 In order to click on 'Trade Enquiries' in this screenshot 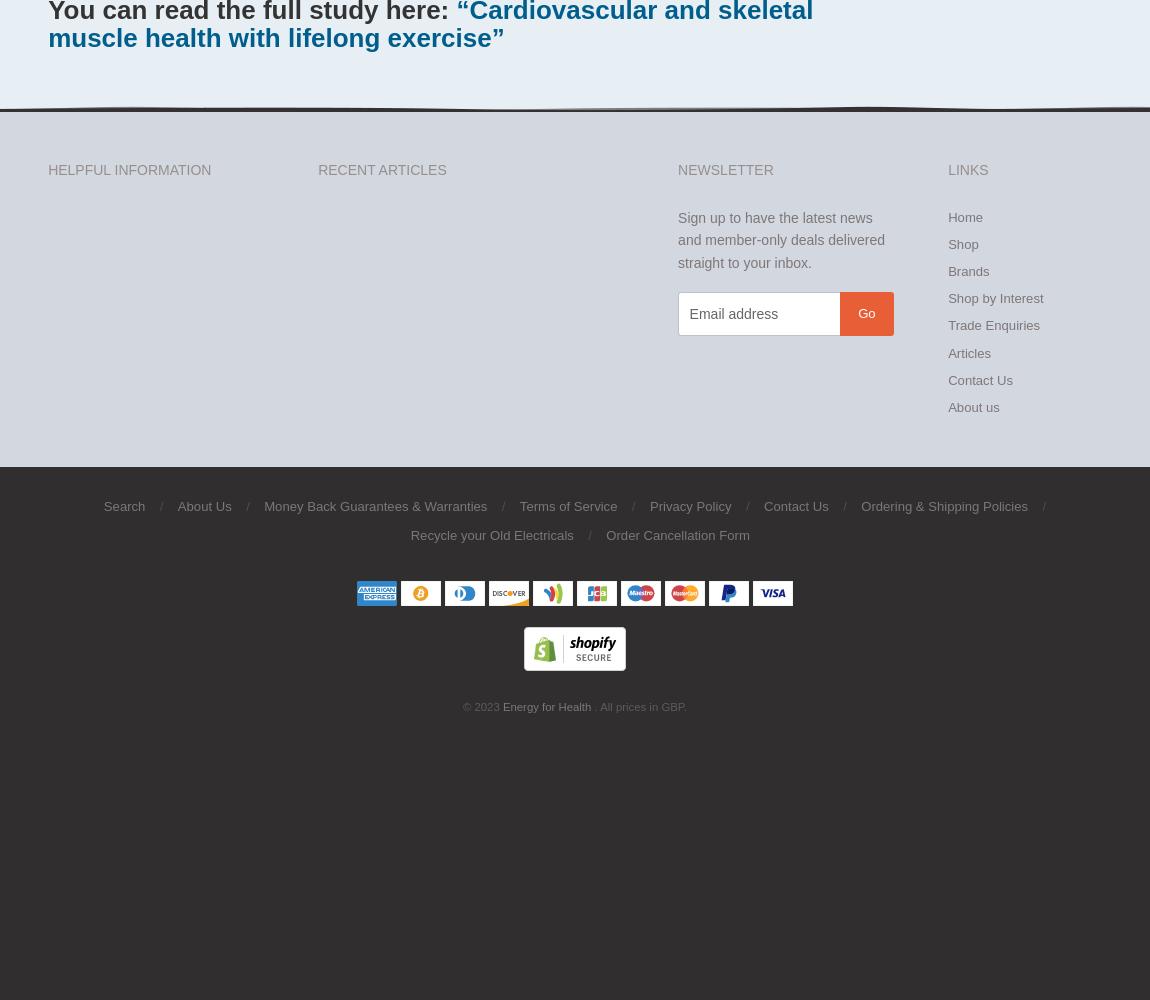, I will do `click(993, 324)`.